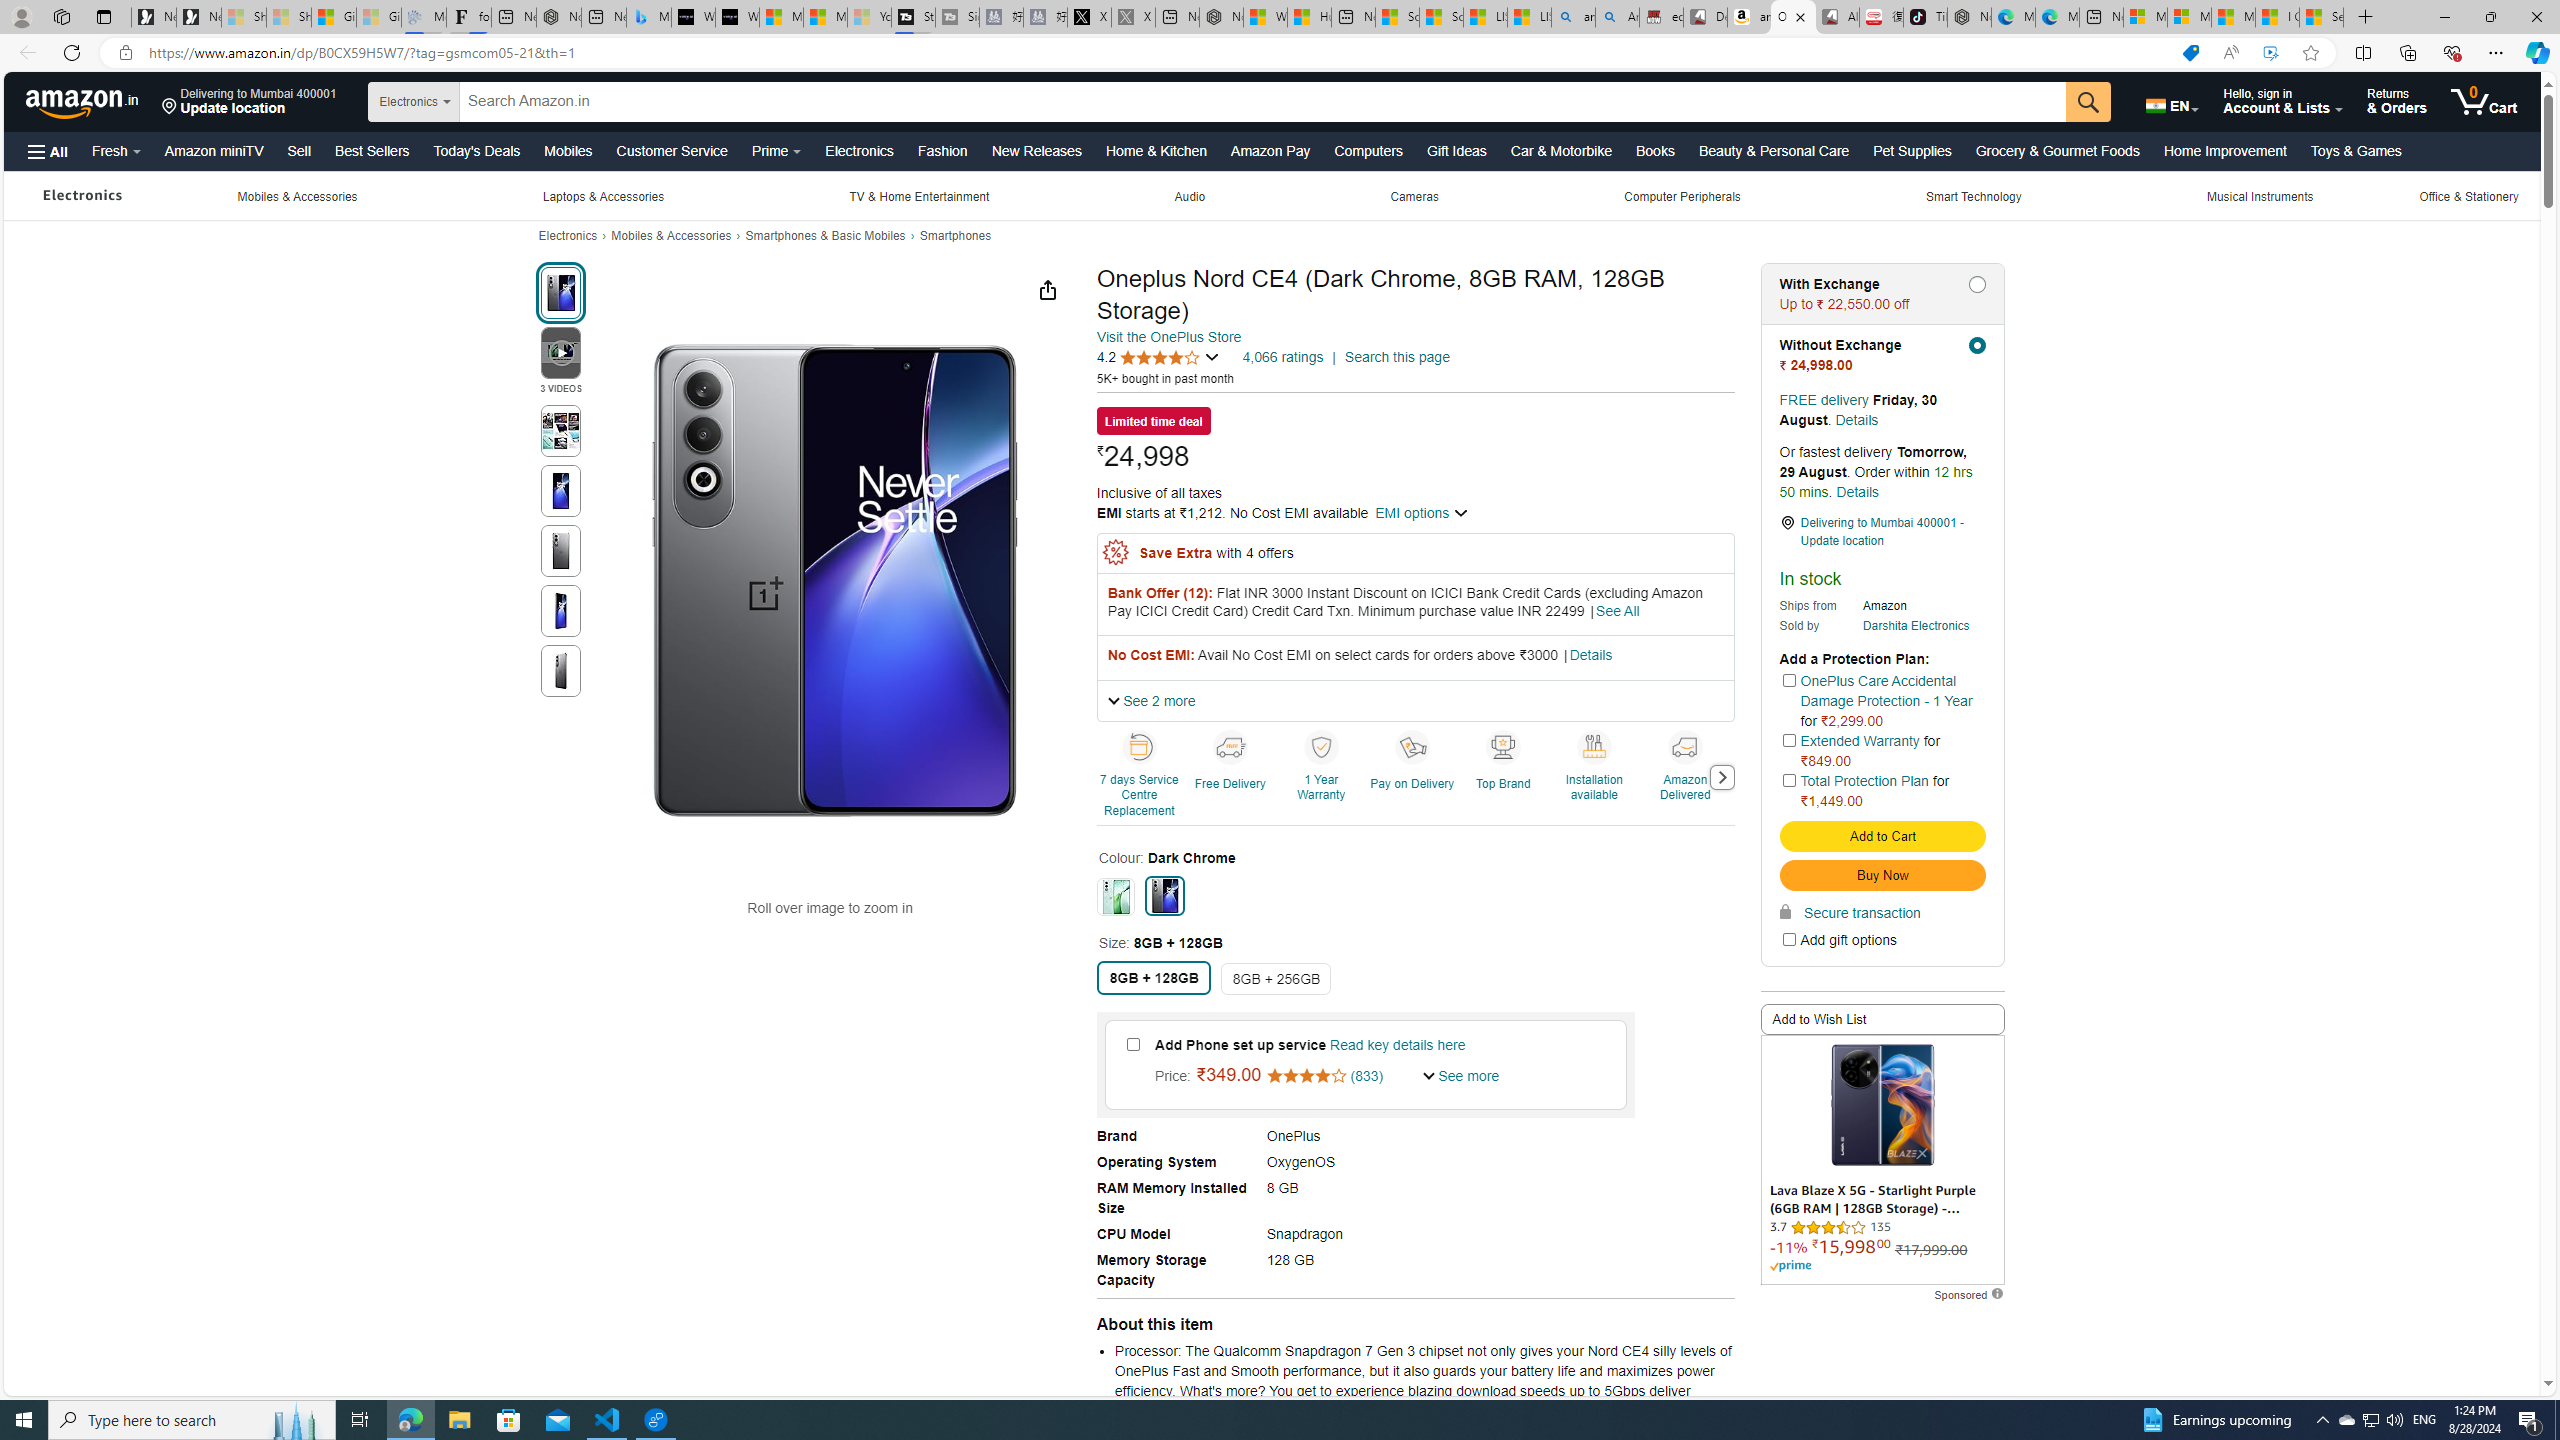 Image resolution: width=2560 pixels, height=1440 pixels. I want to click on 'Smartphones', so click(955, 235).